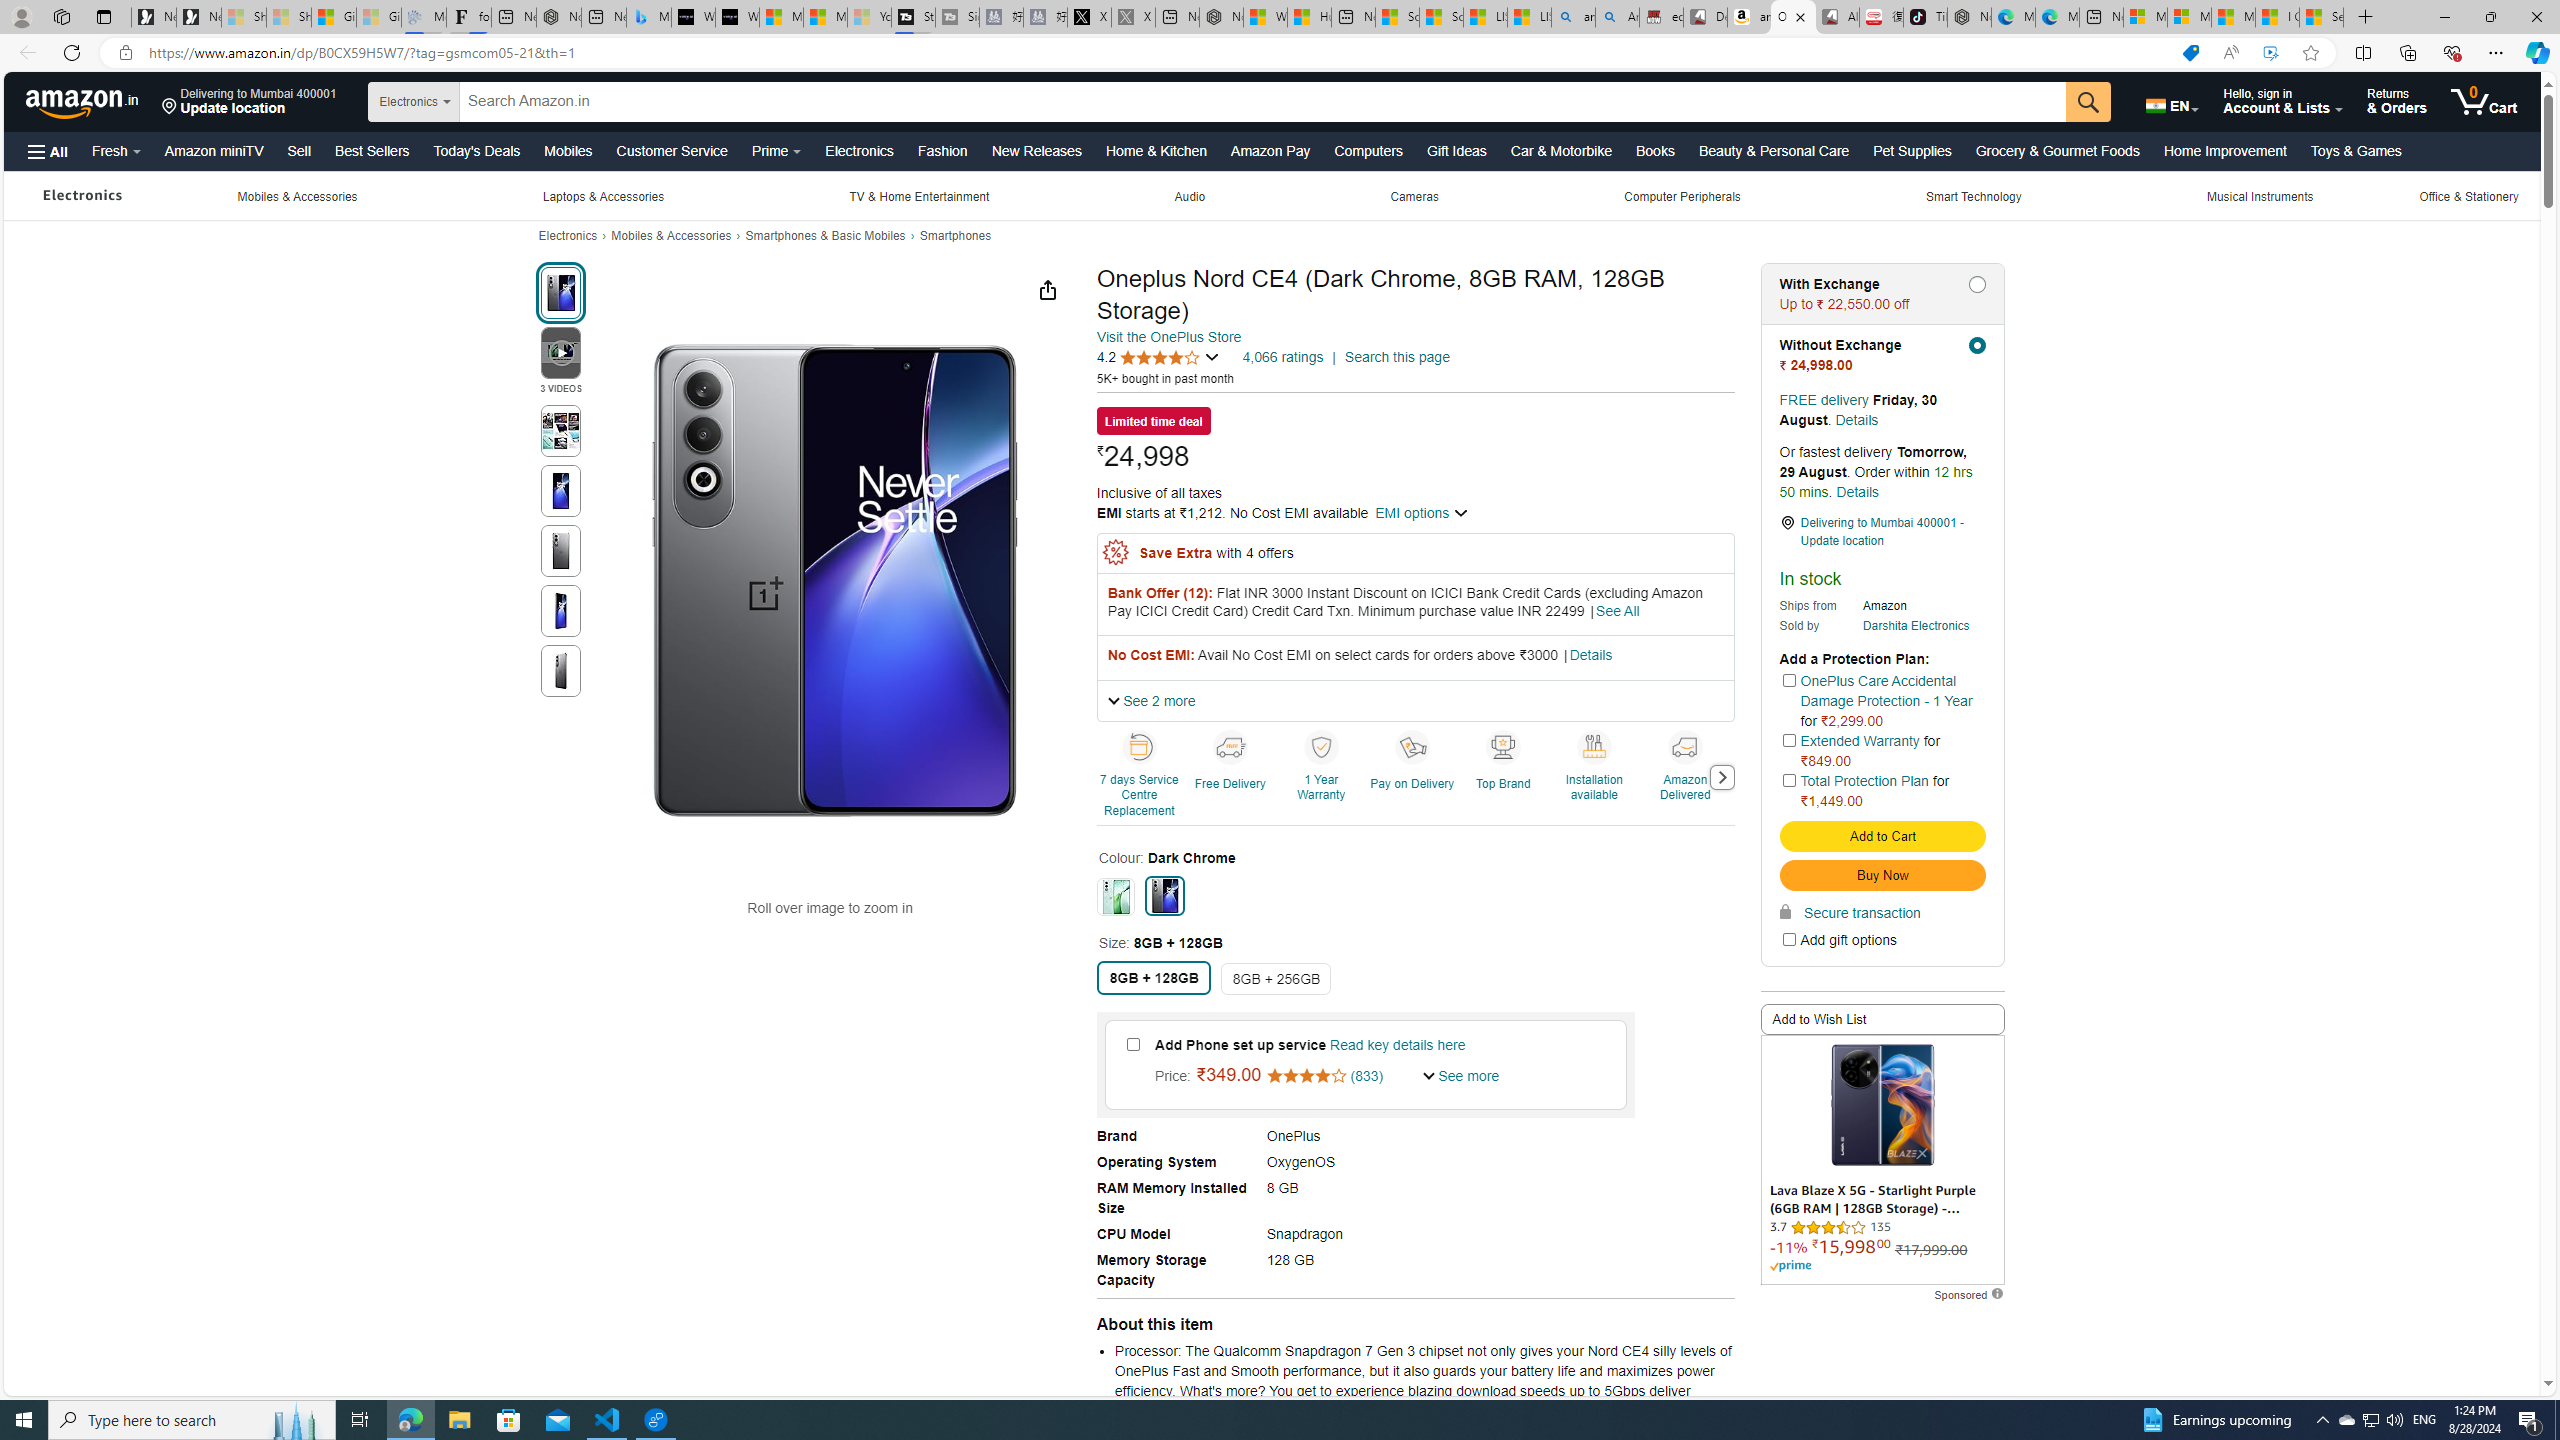 Image resolution: width=2560 pixels, height=1440 pixels. I want to click on 'Smartphones', so click(955, 235).